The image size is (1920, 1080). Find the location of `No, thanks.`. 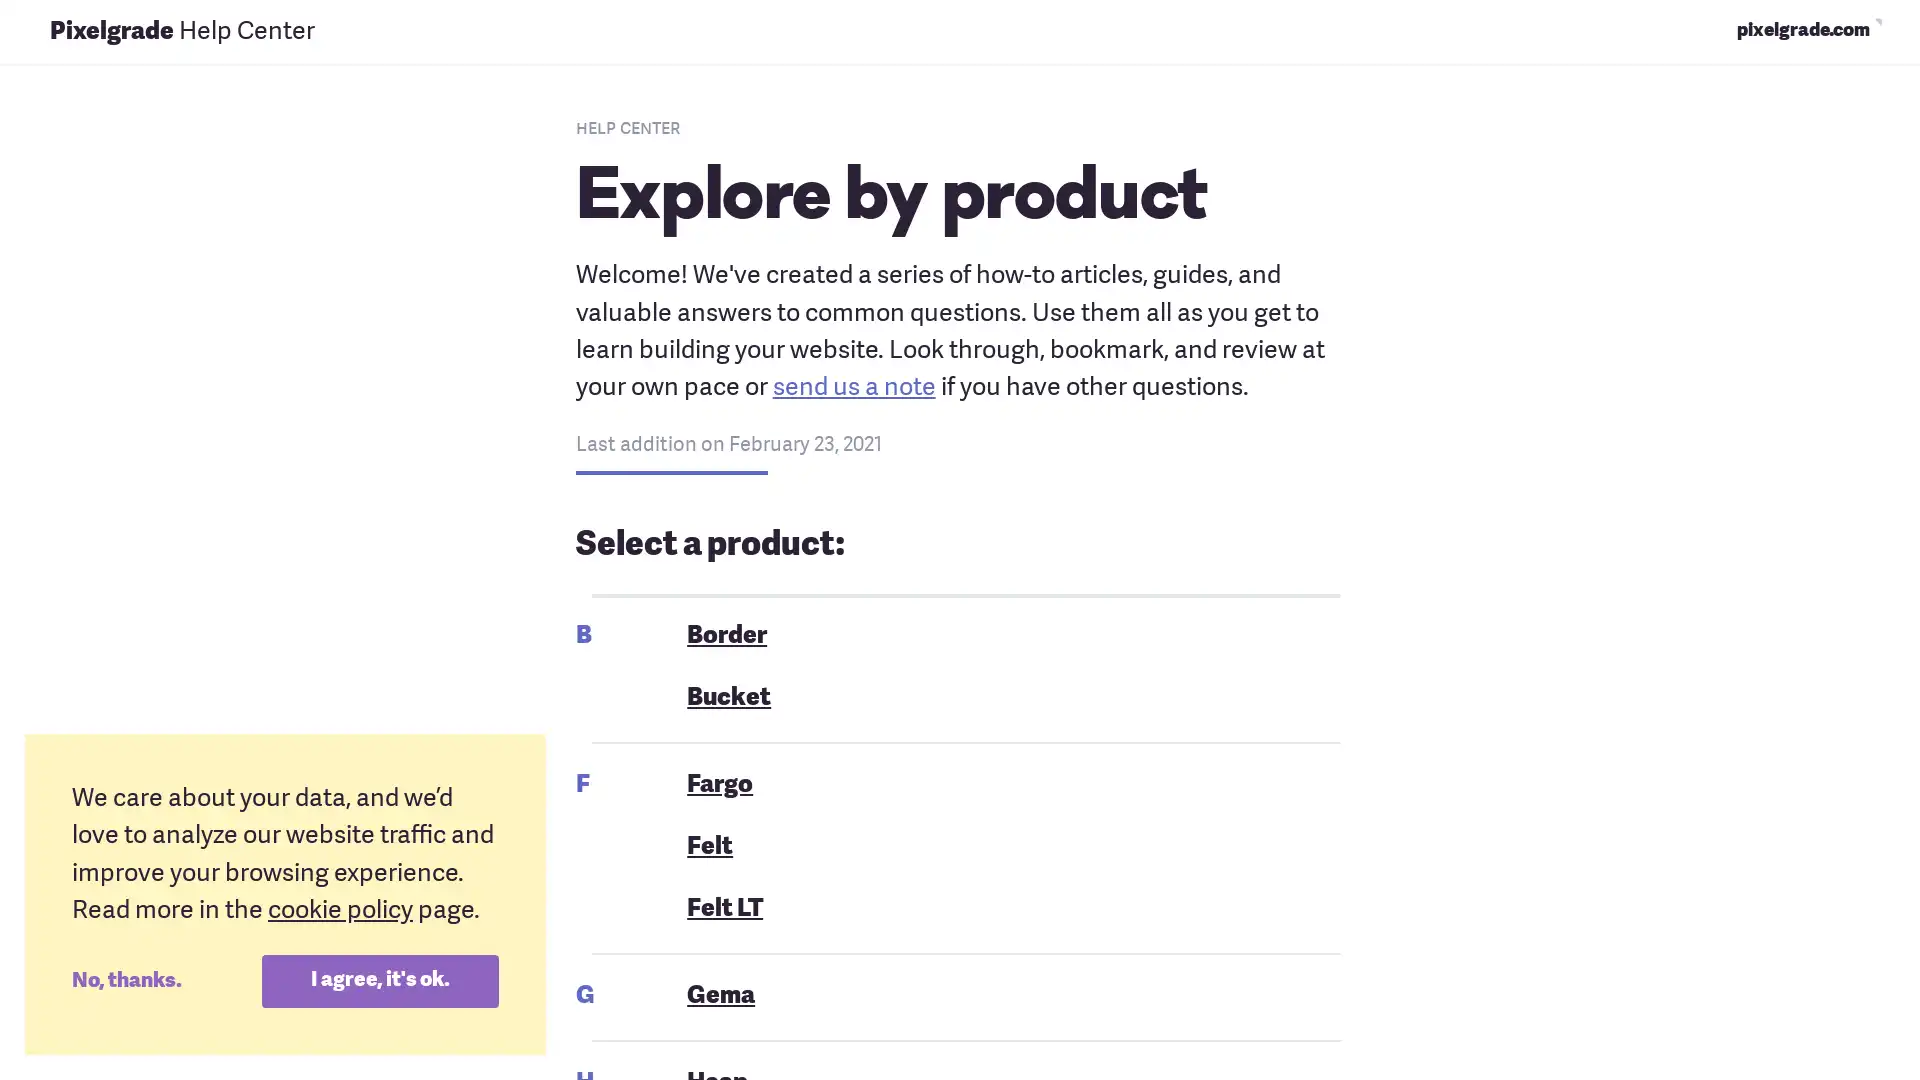

No, thanks. is located at coordinates (166, 979).